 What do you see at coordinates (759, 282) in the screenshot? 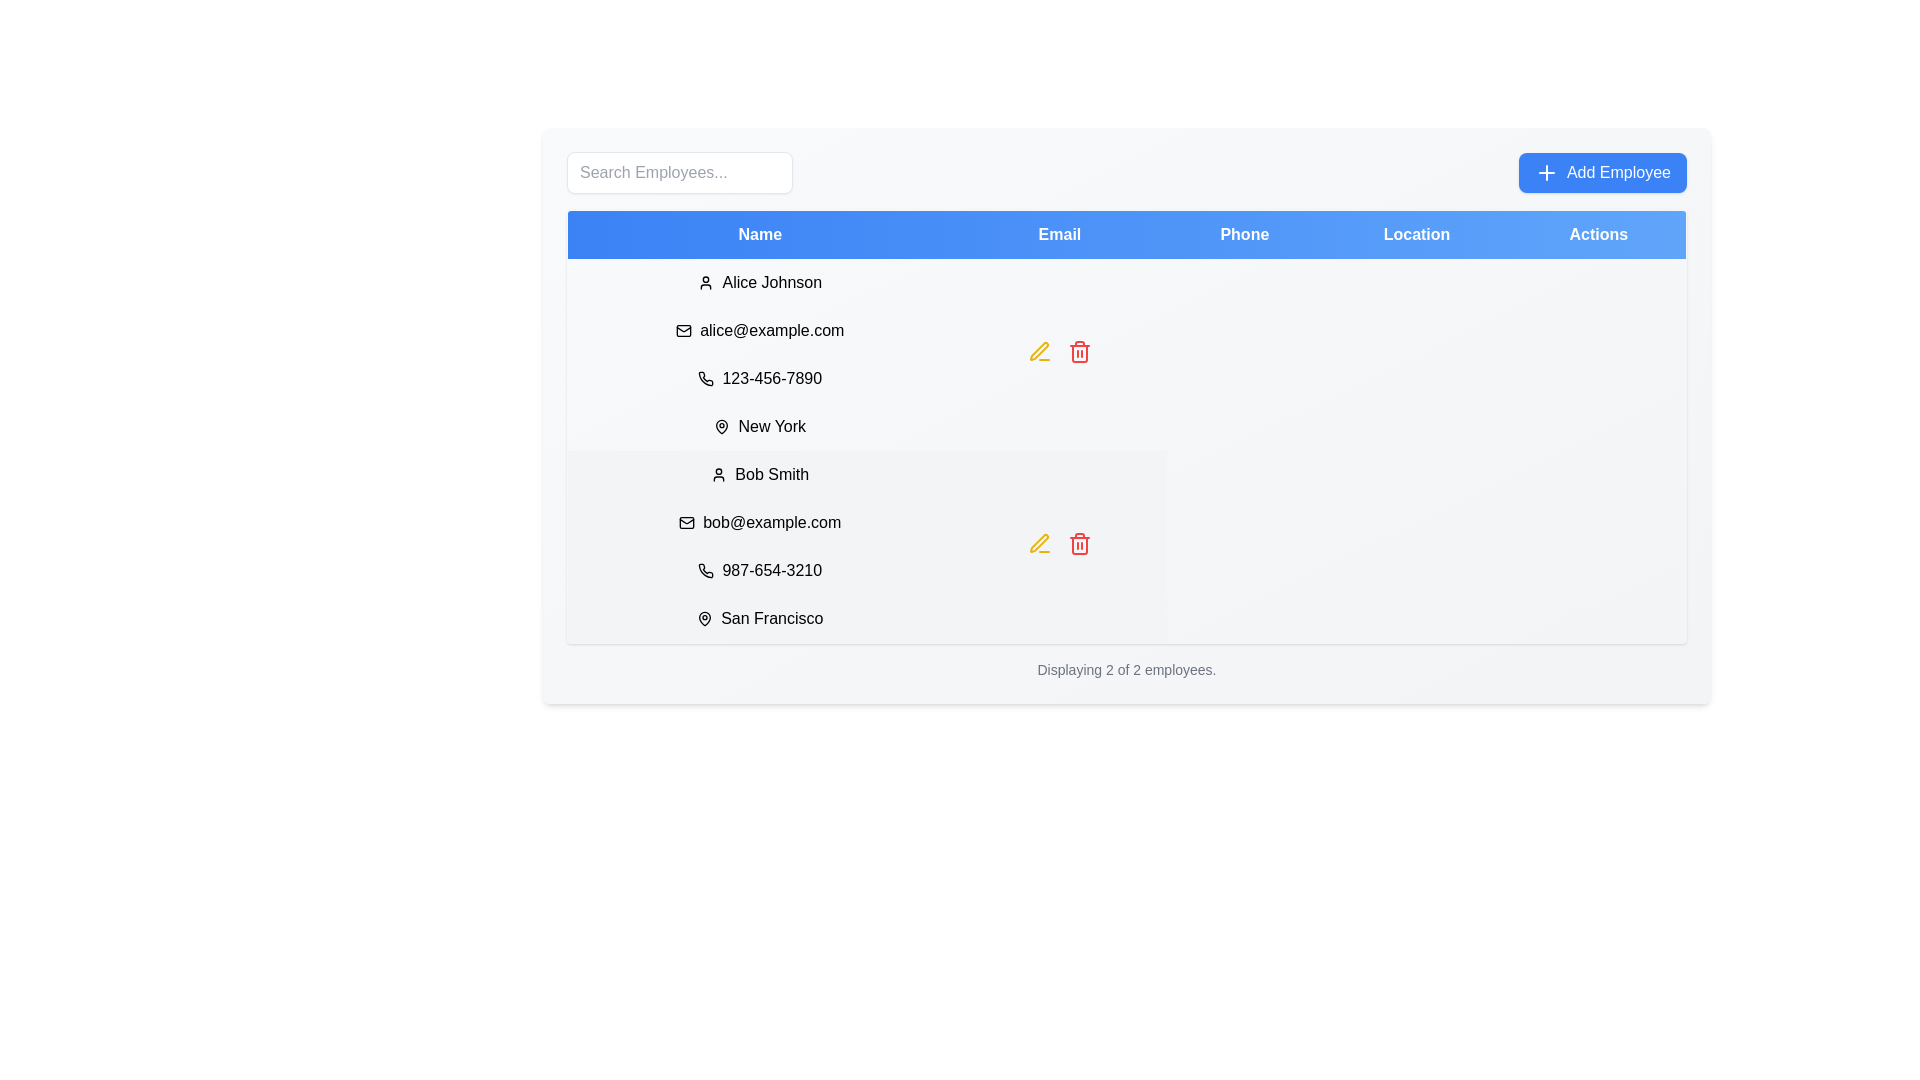
I see `the label displaying 'Alice Johnson' with a user silhouette icon in the 'Name' column of the first row` at bounding box center [759, 282].